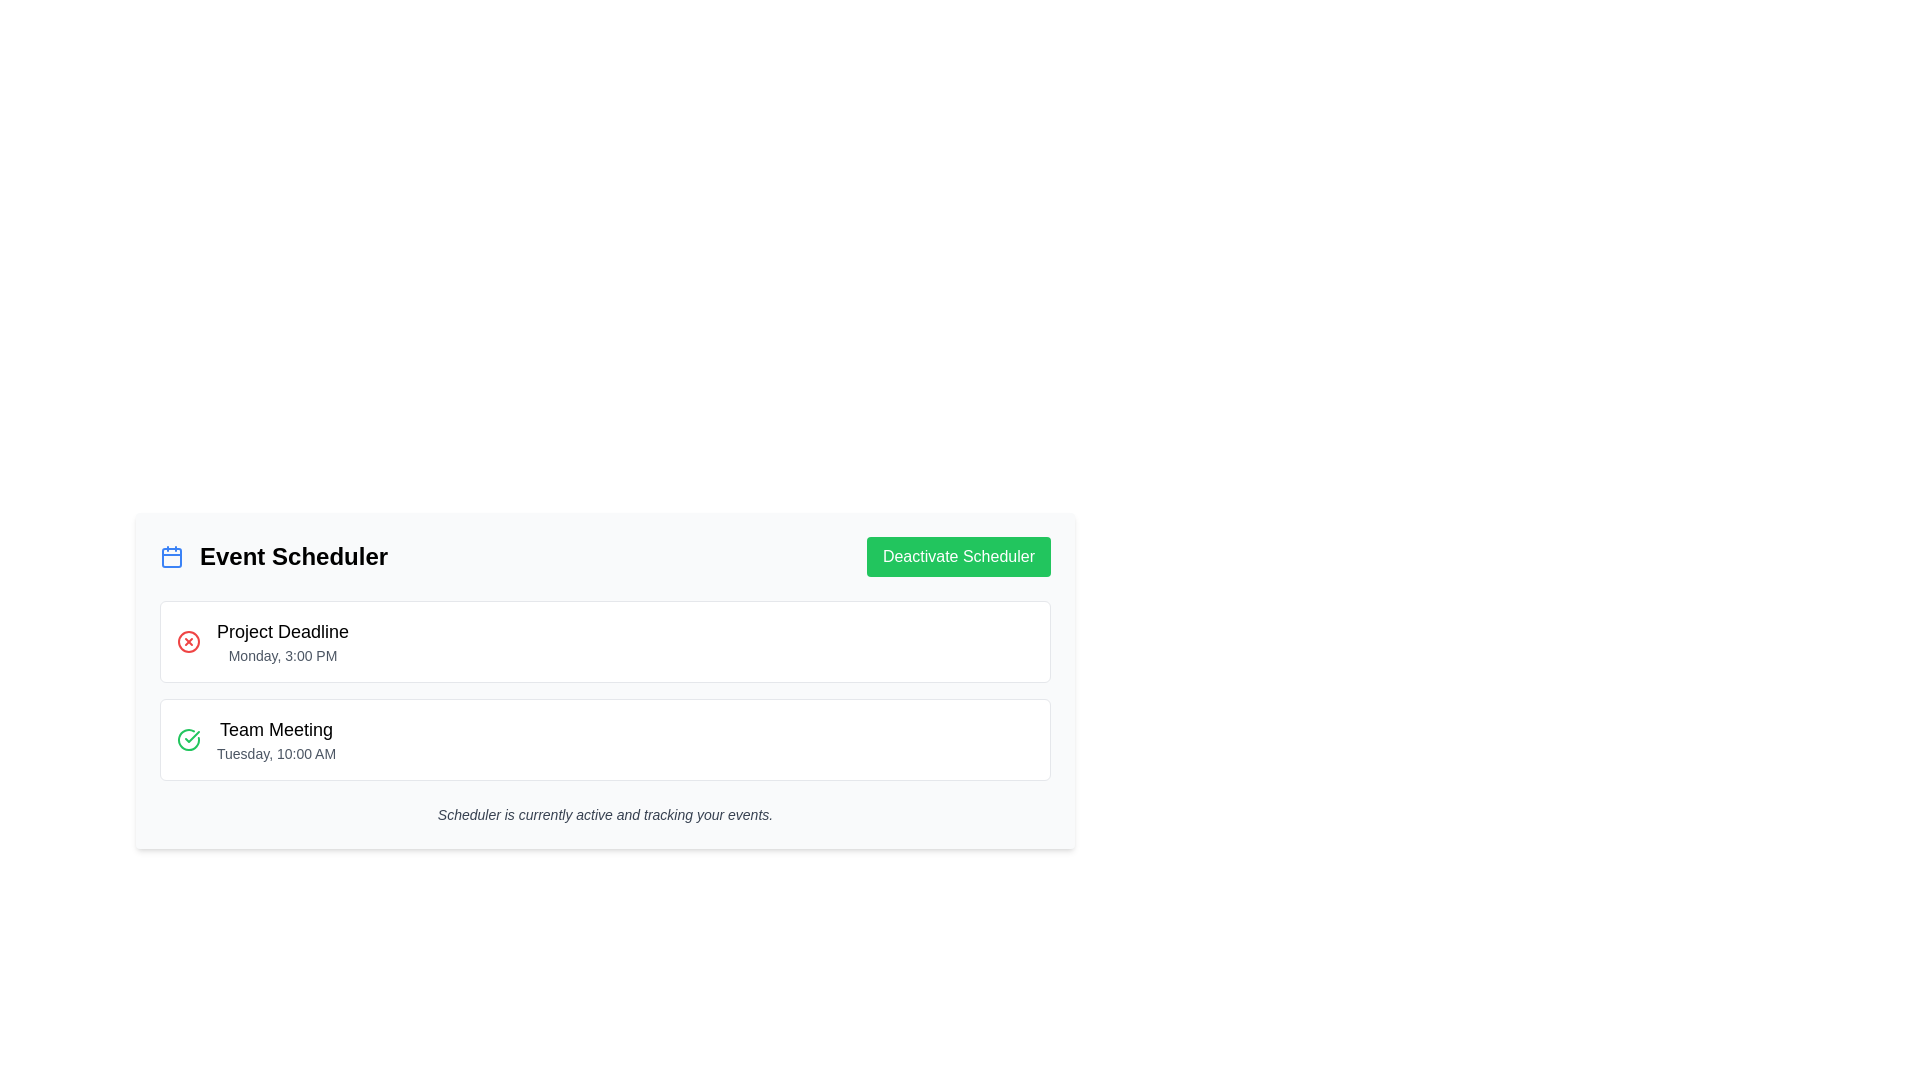 The image size is (1920, 1080). Describe the element at coordinates (188, 740) in the screenshot. I see `the completion status icon for the 'Team Meeting' event, which indicates that the event has been successfully scheduled or marked as completed` at that location.